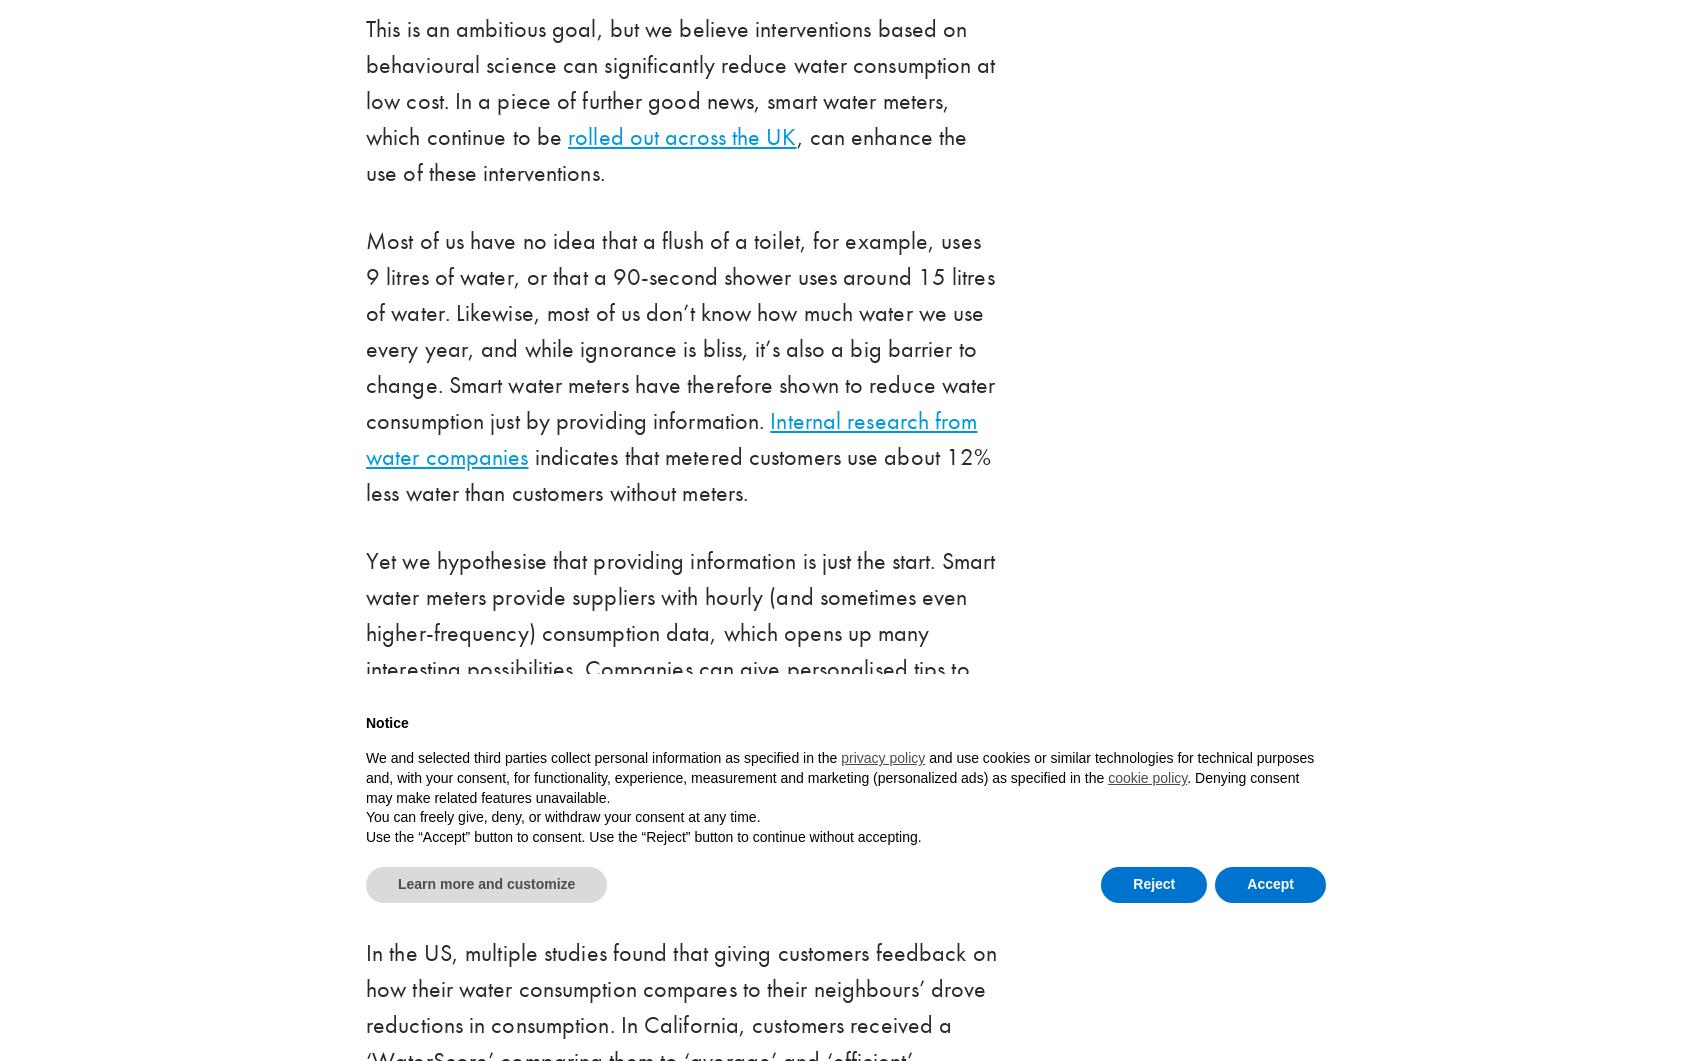  Describe the element at coordinates (643, 835) in the screenshot. I see `'Use the “Accept” button to consent. Use the “Reject” button to continue without accepting.'` at that location.